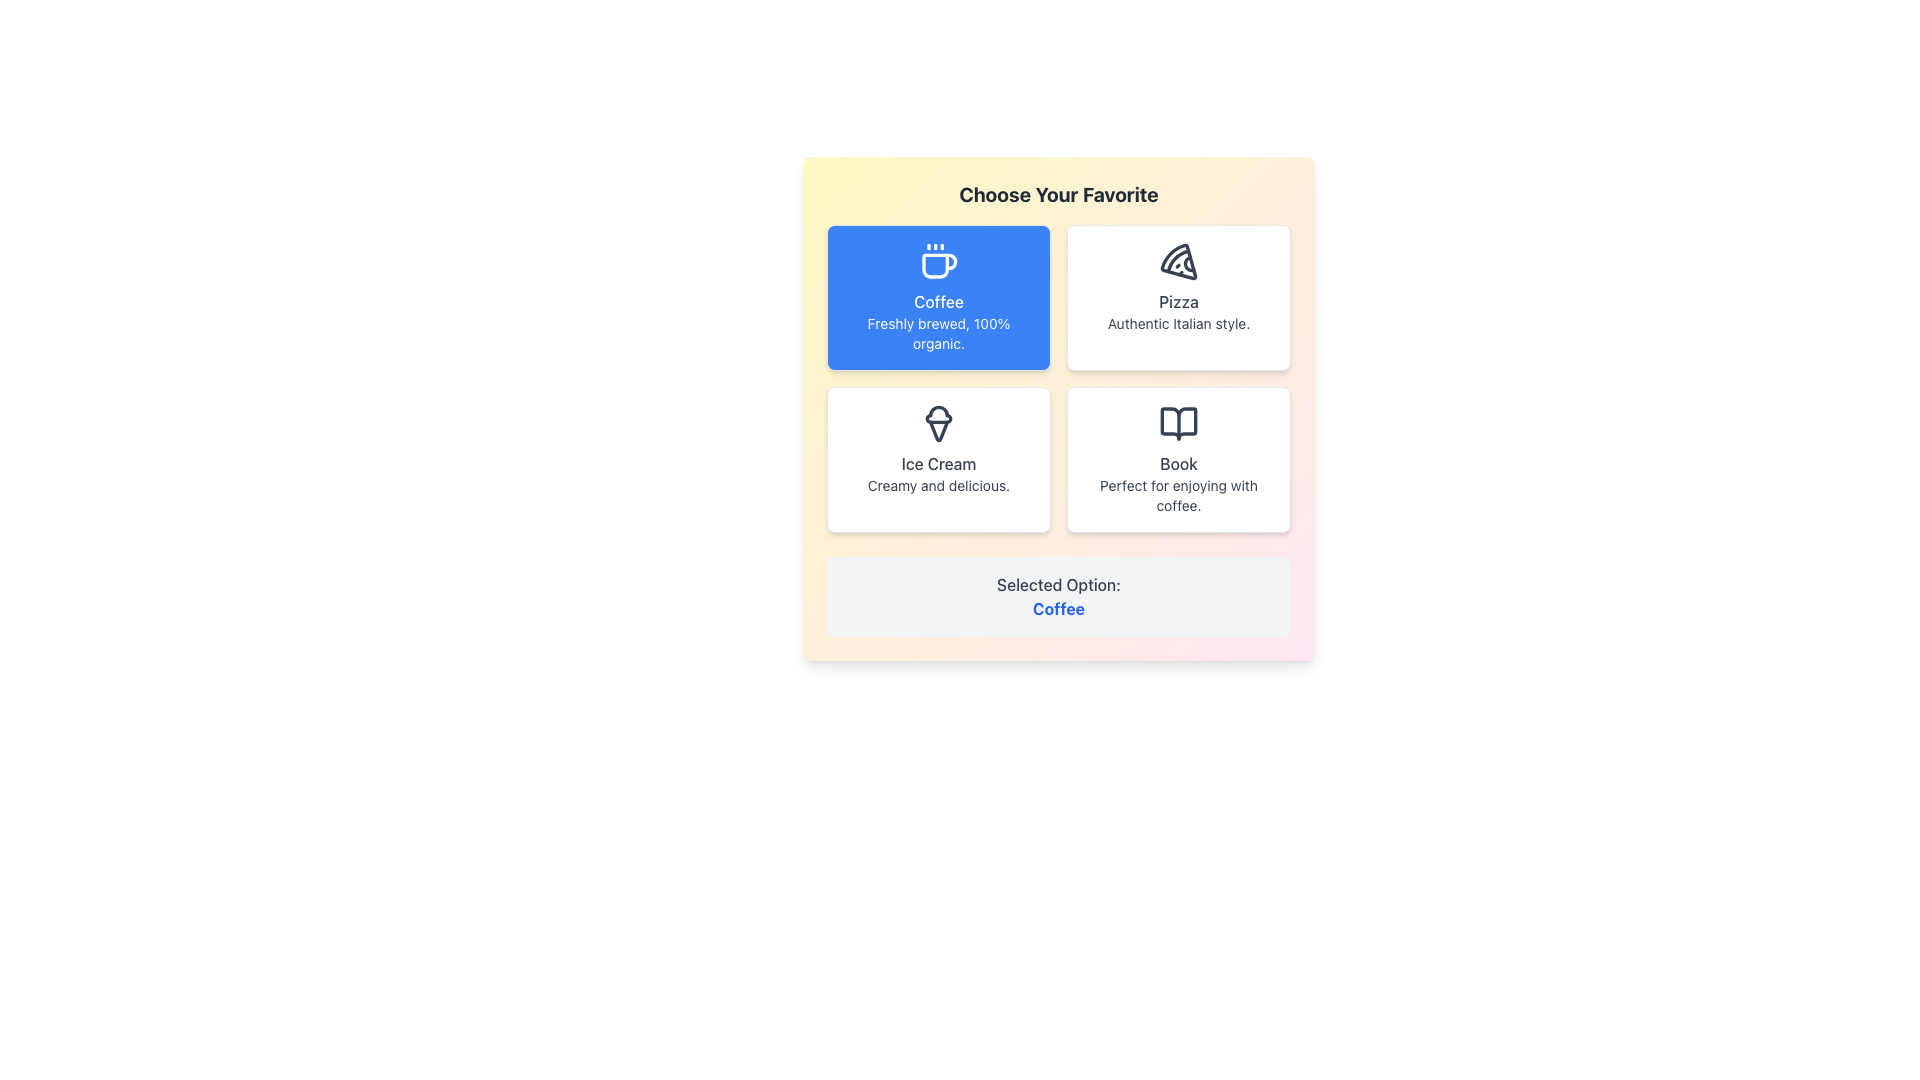 This screenshot has width=1920, height=1080. What do you see at coordinates (1179, 495) in the screenshot?
I see `the descriptive text label that provides context for the 'Book' card located in the bottom-right section of the grid layout` at bounding box center [1179, 495].